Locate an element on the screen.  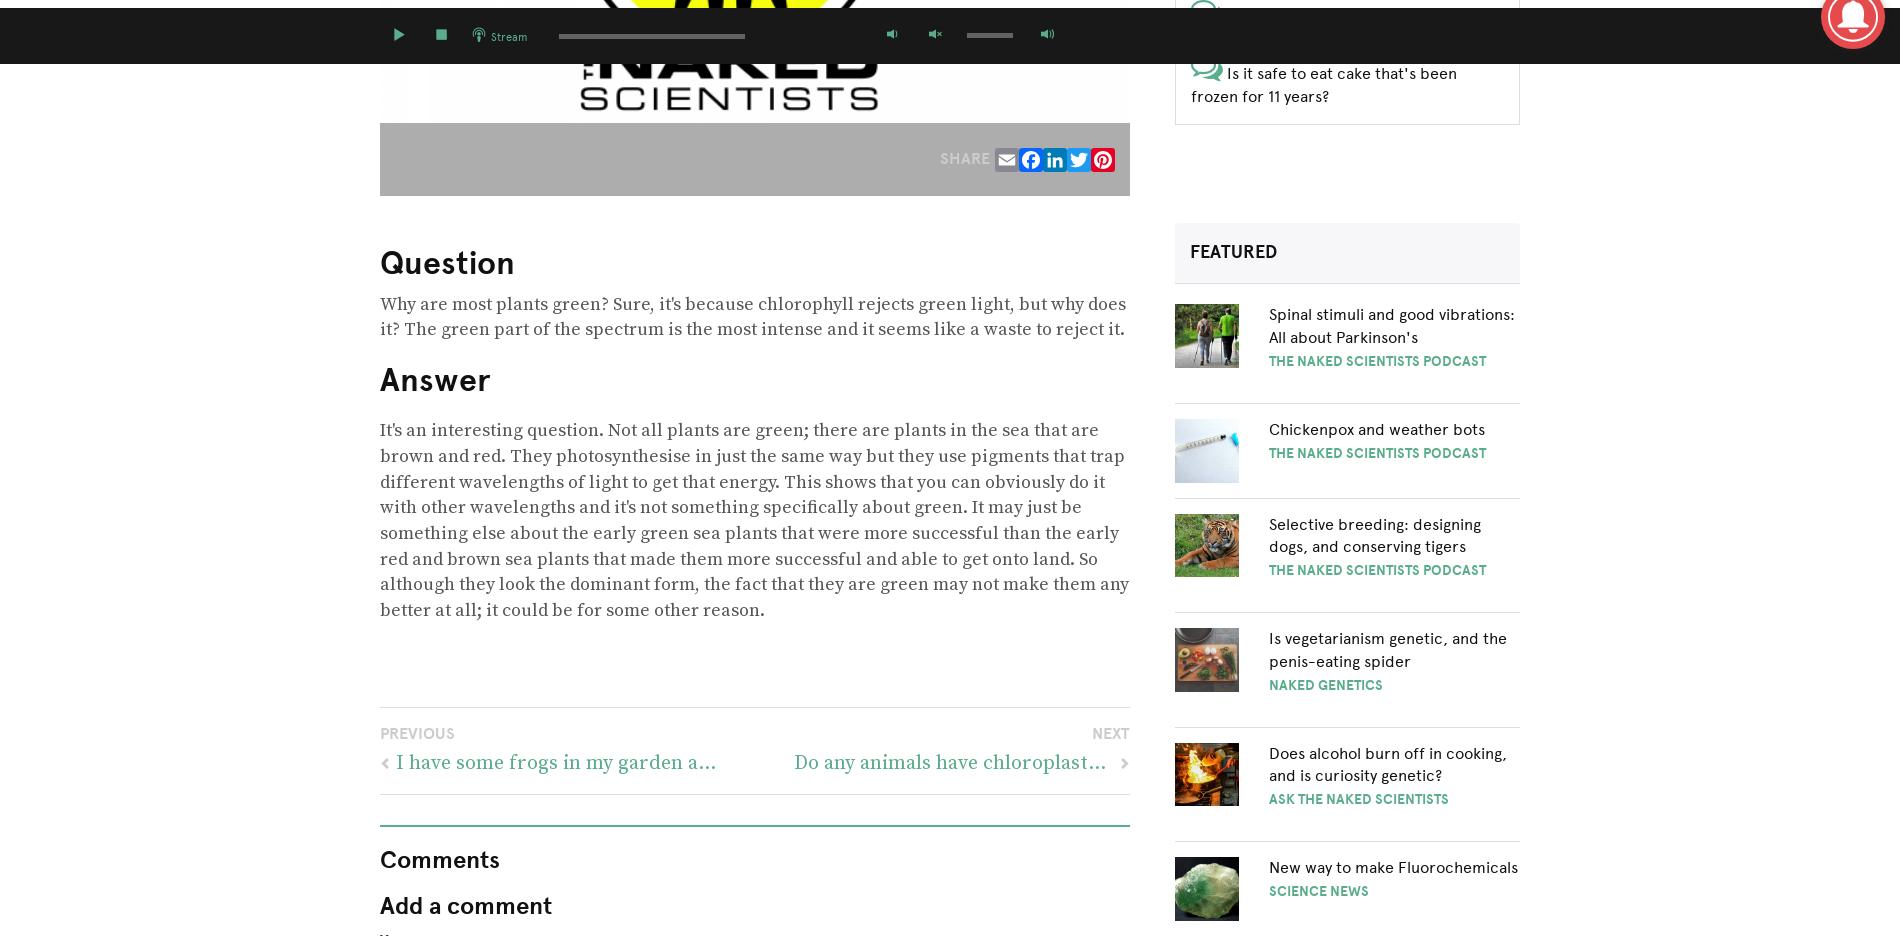
'Is it safe to eat cake that's been frozen for 11 years?' is located at coordinates (1322, 83).